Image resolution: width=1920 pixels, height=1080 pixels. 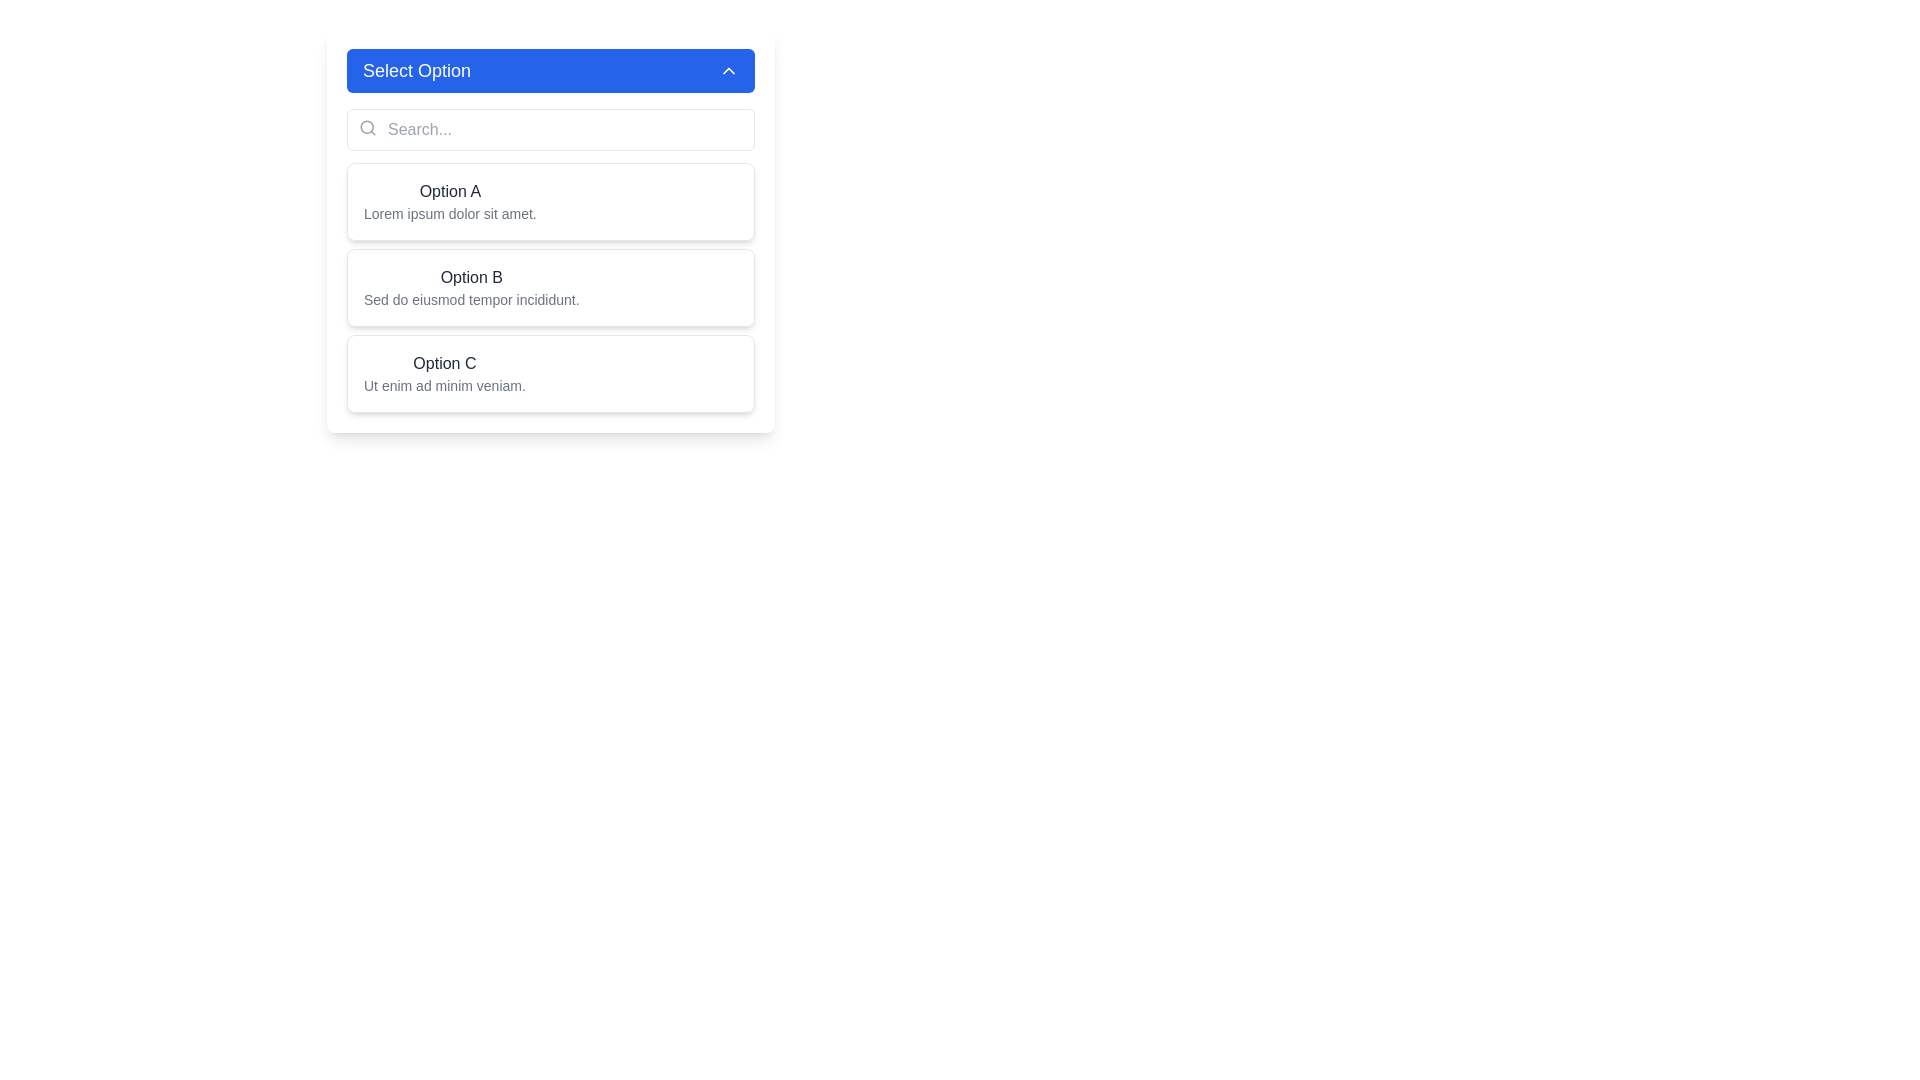 What do you see at coordinates (443, 385) in the screenshot?
I see `the static text label that provides additional details for 'Option C', located as the second text line below it in the dropdown-like UI` at bounding box center [443, 385].